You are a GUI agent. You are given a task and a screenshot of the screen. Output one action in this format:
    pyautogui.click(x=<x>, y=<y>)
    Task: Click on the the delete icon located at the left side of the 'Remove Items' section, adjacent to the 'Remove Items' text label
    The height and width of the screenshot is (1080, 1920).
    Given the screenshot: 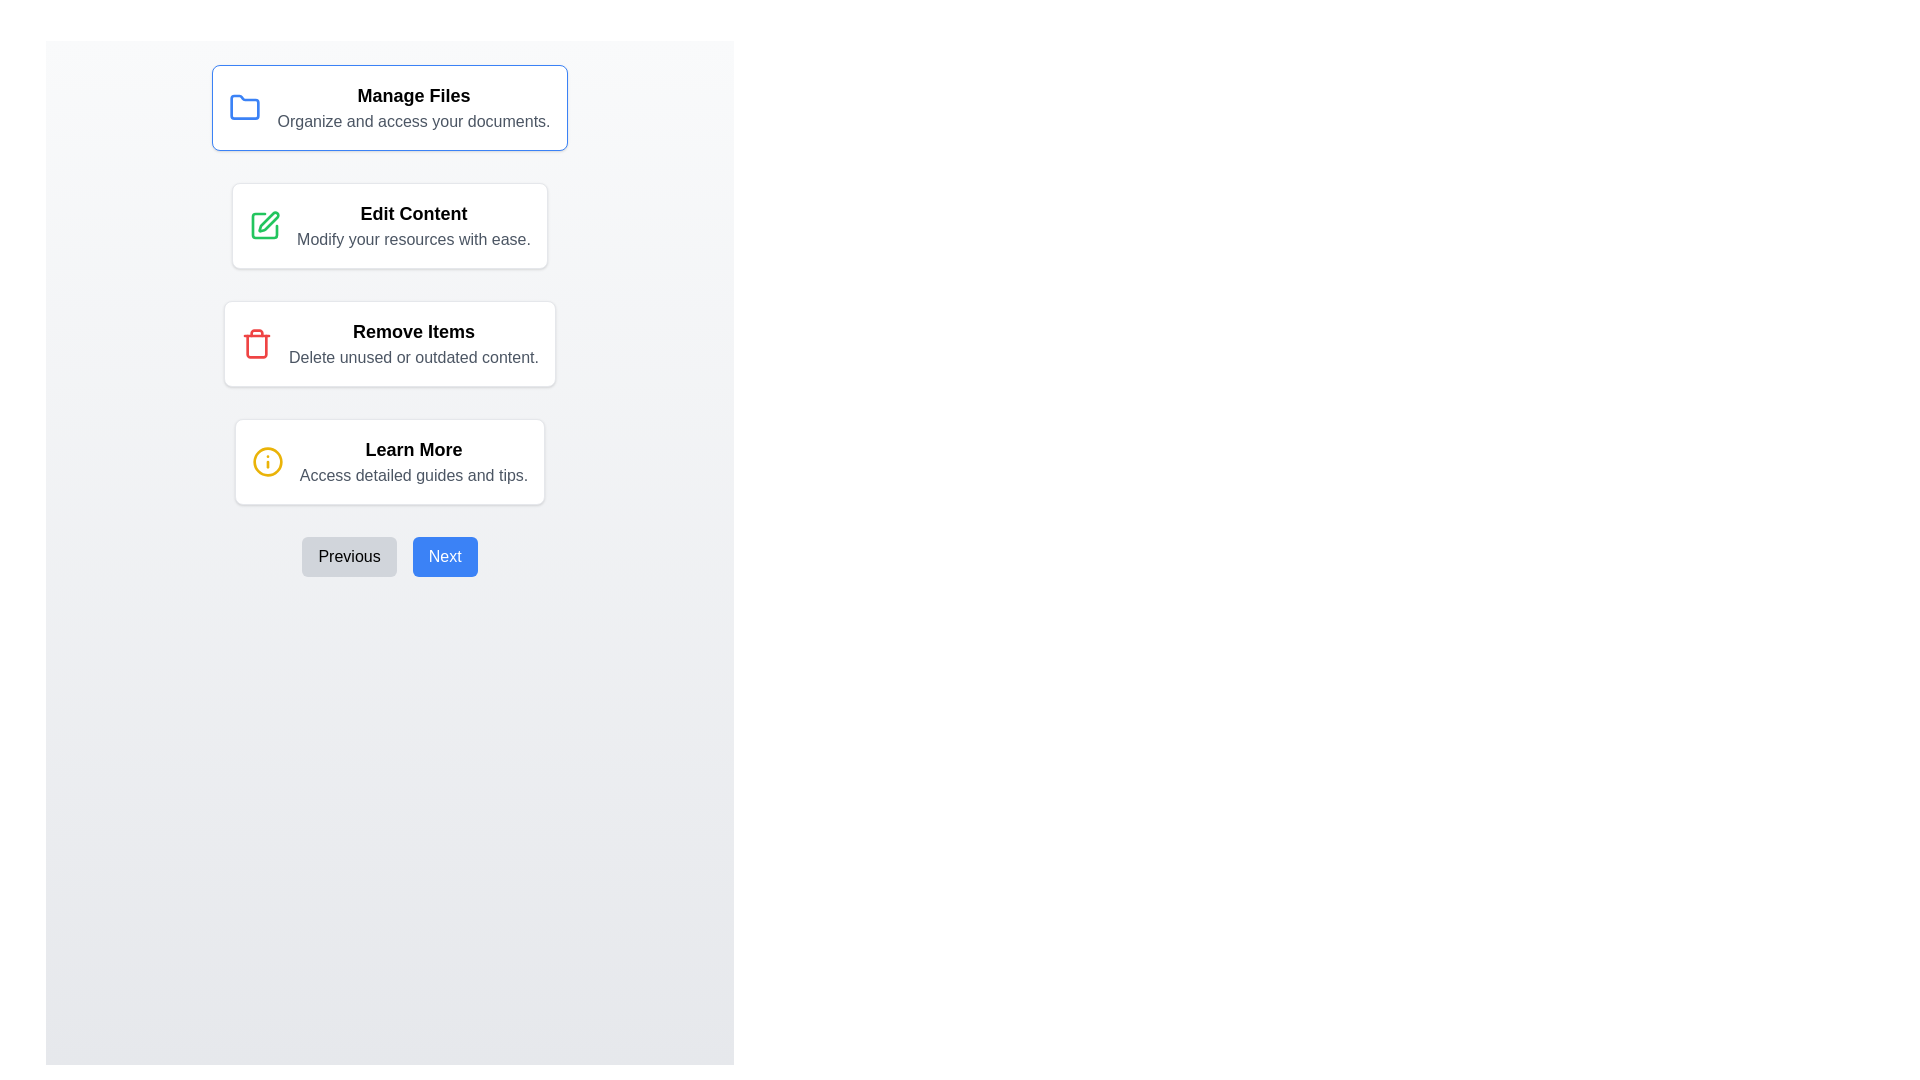 What is the action you would take?
    pyautogui.click(x=256, y=342)
    